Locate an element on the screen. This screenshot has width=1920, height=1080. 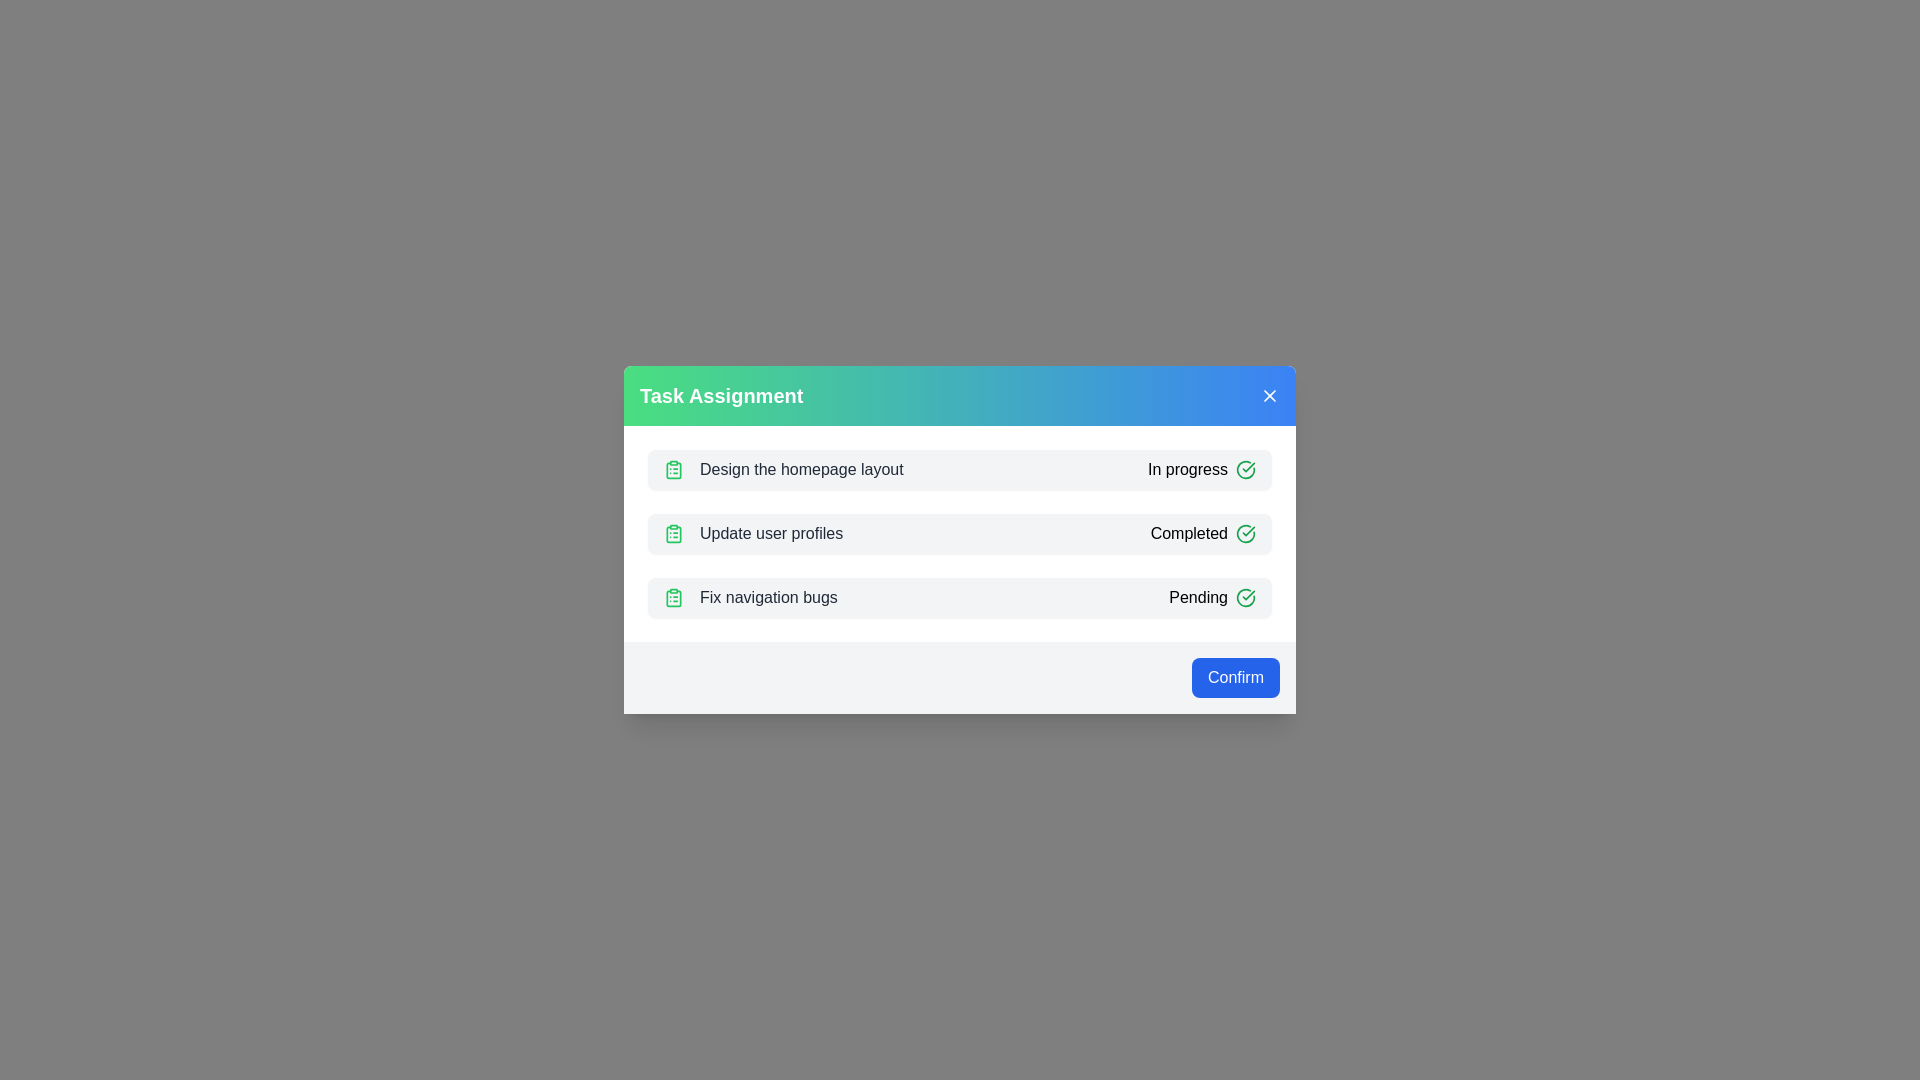
the completion status icon located to the right of the 'Completed' status label in the second row of the 'Task Assignment' table is located at coordinates (1245, 532).